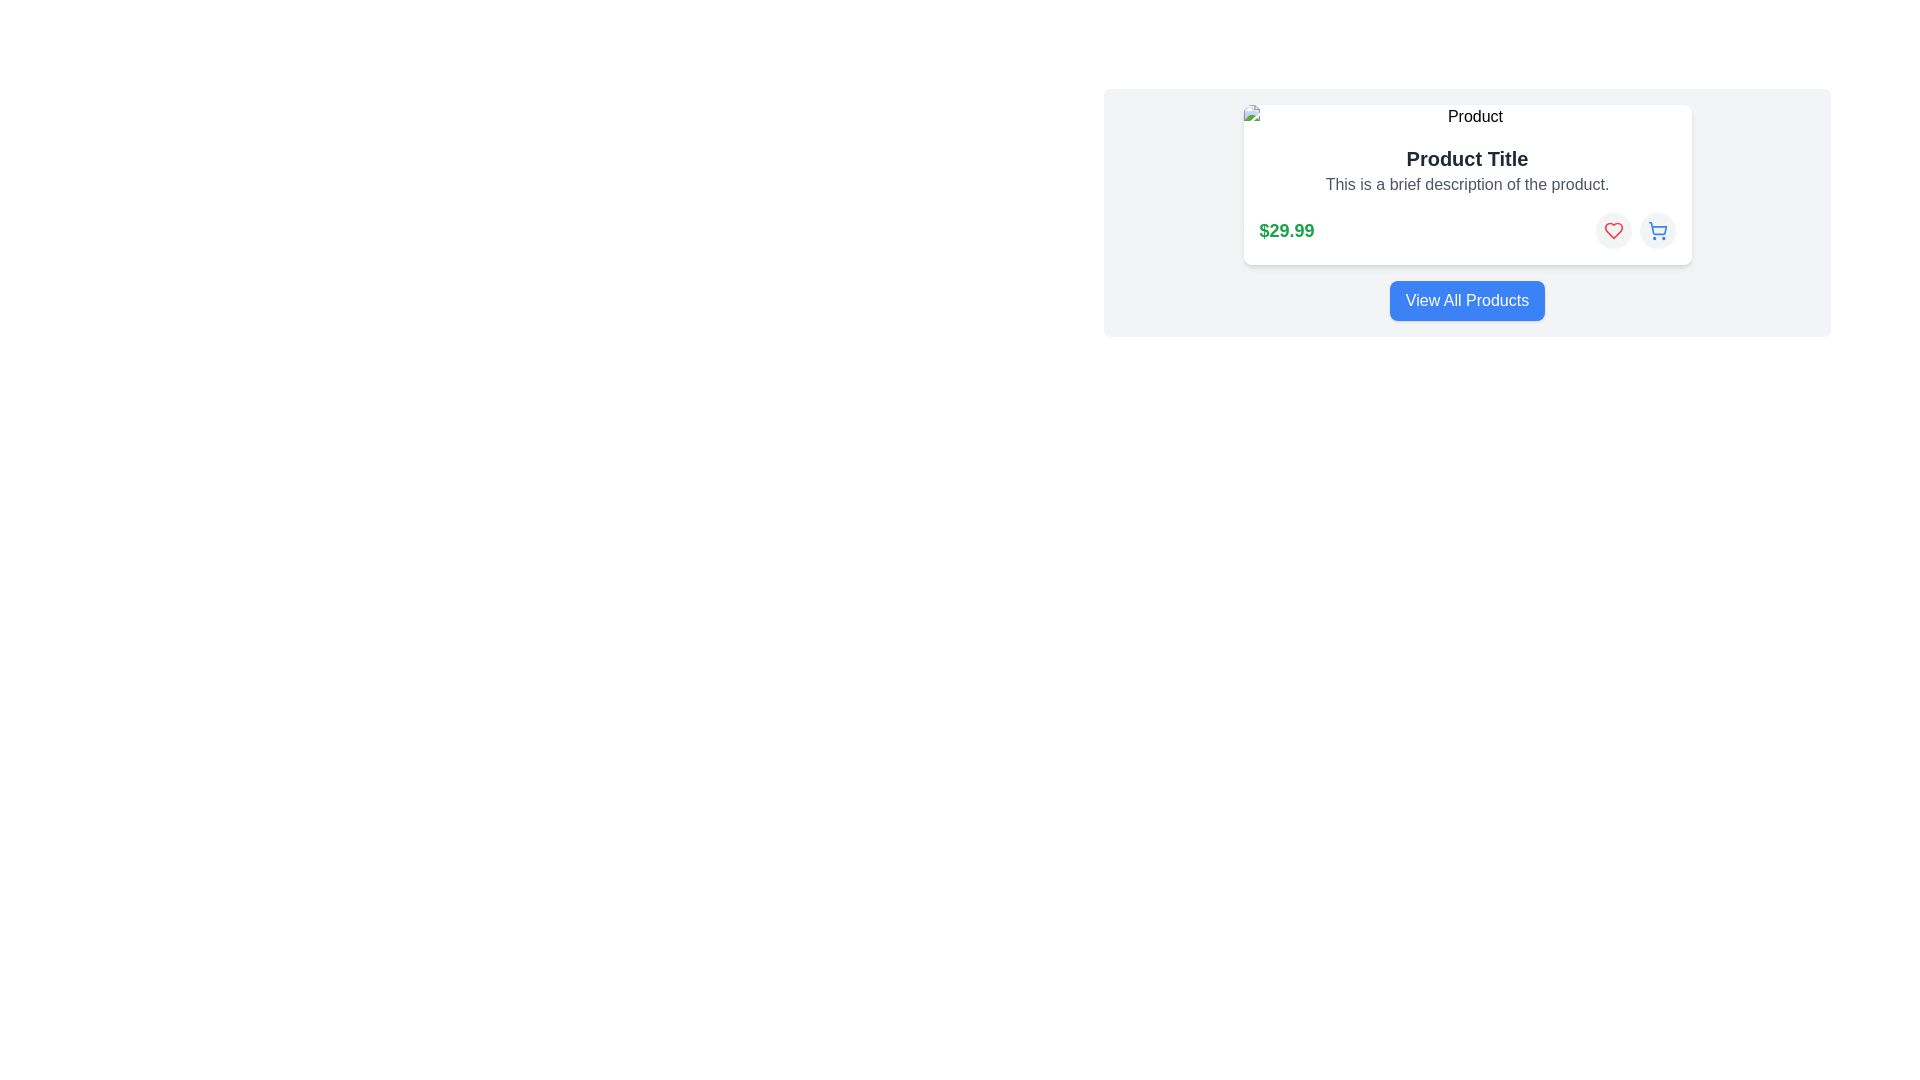 The image size is (1920, 1080). Describe the element at coordinates (1657, 230) in the screenshot. I see `the shopping cart icon located at the bottom-right corner of the product information card` at that location.